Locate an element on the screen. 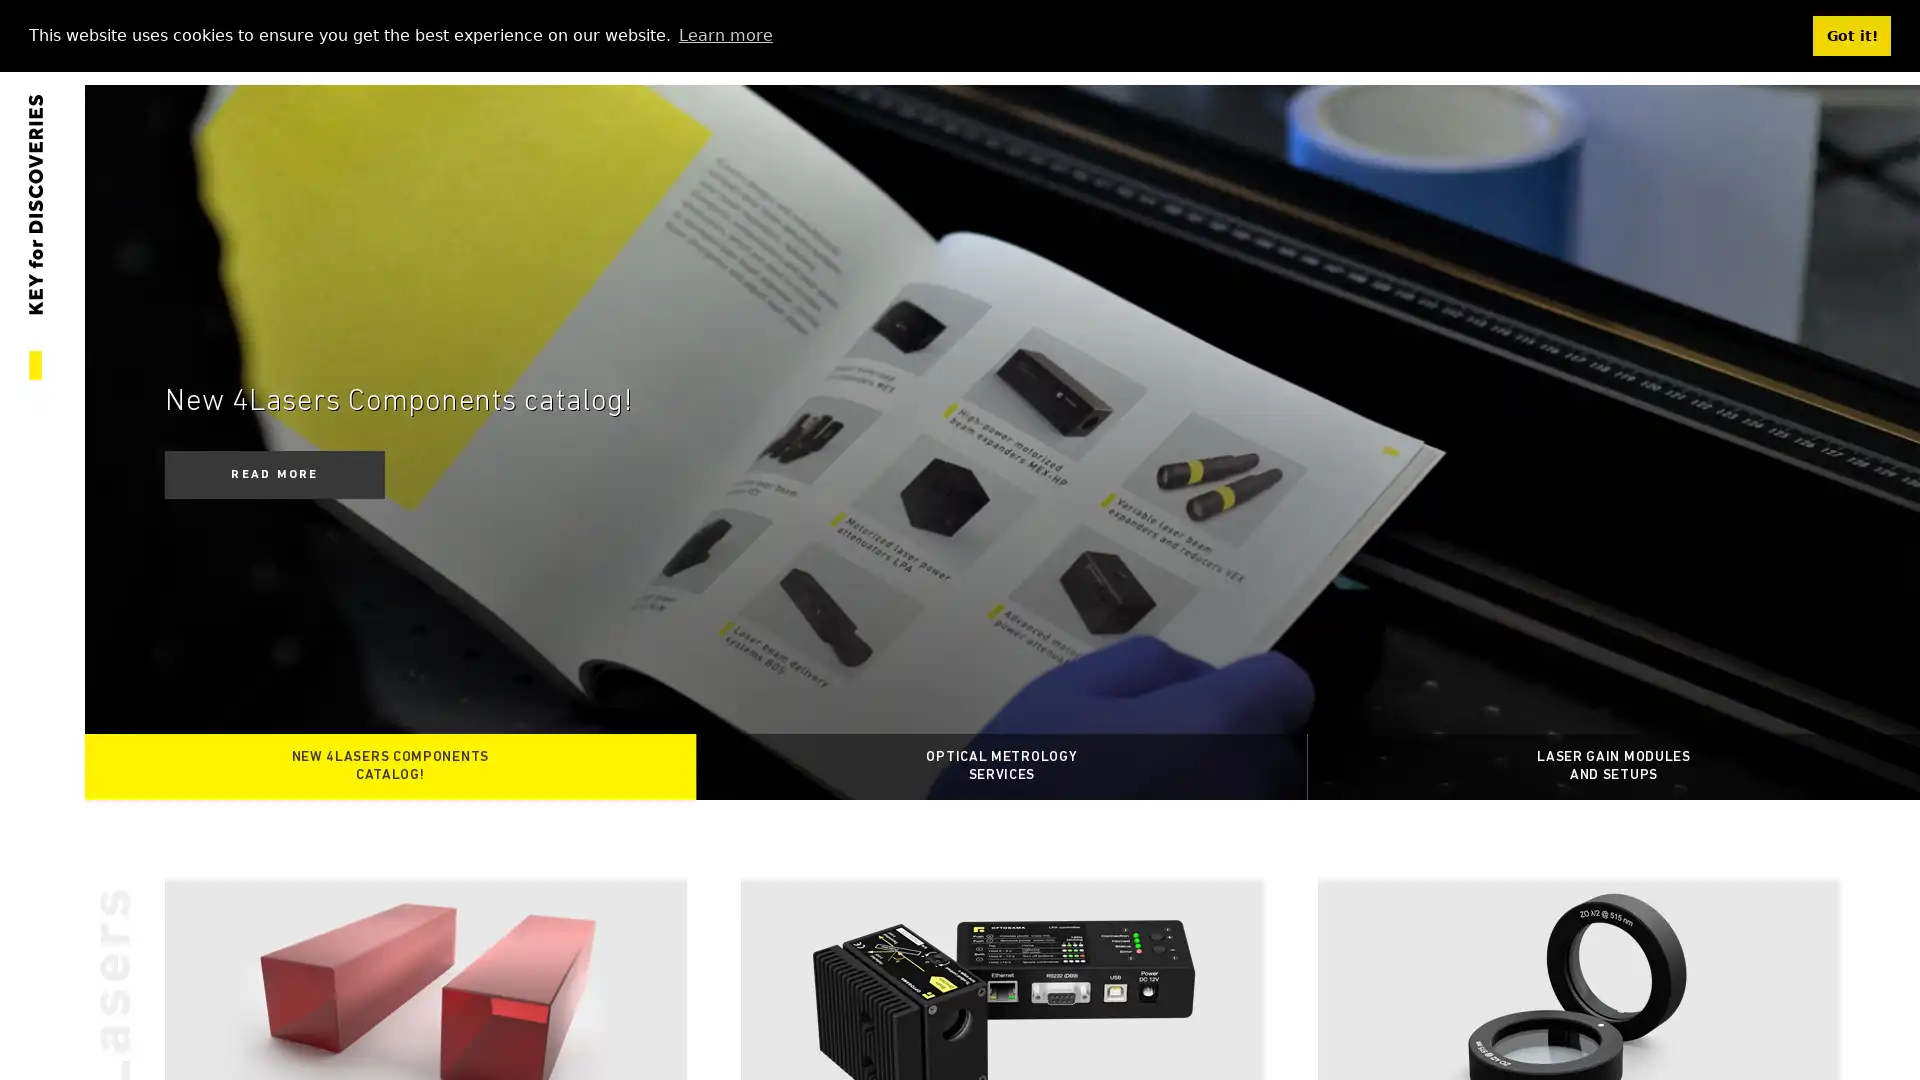 The height and width of the screenshot is (1080, 1920). dismiss cookie message is located at coordinates (1851, 35).